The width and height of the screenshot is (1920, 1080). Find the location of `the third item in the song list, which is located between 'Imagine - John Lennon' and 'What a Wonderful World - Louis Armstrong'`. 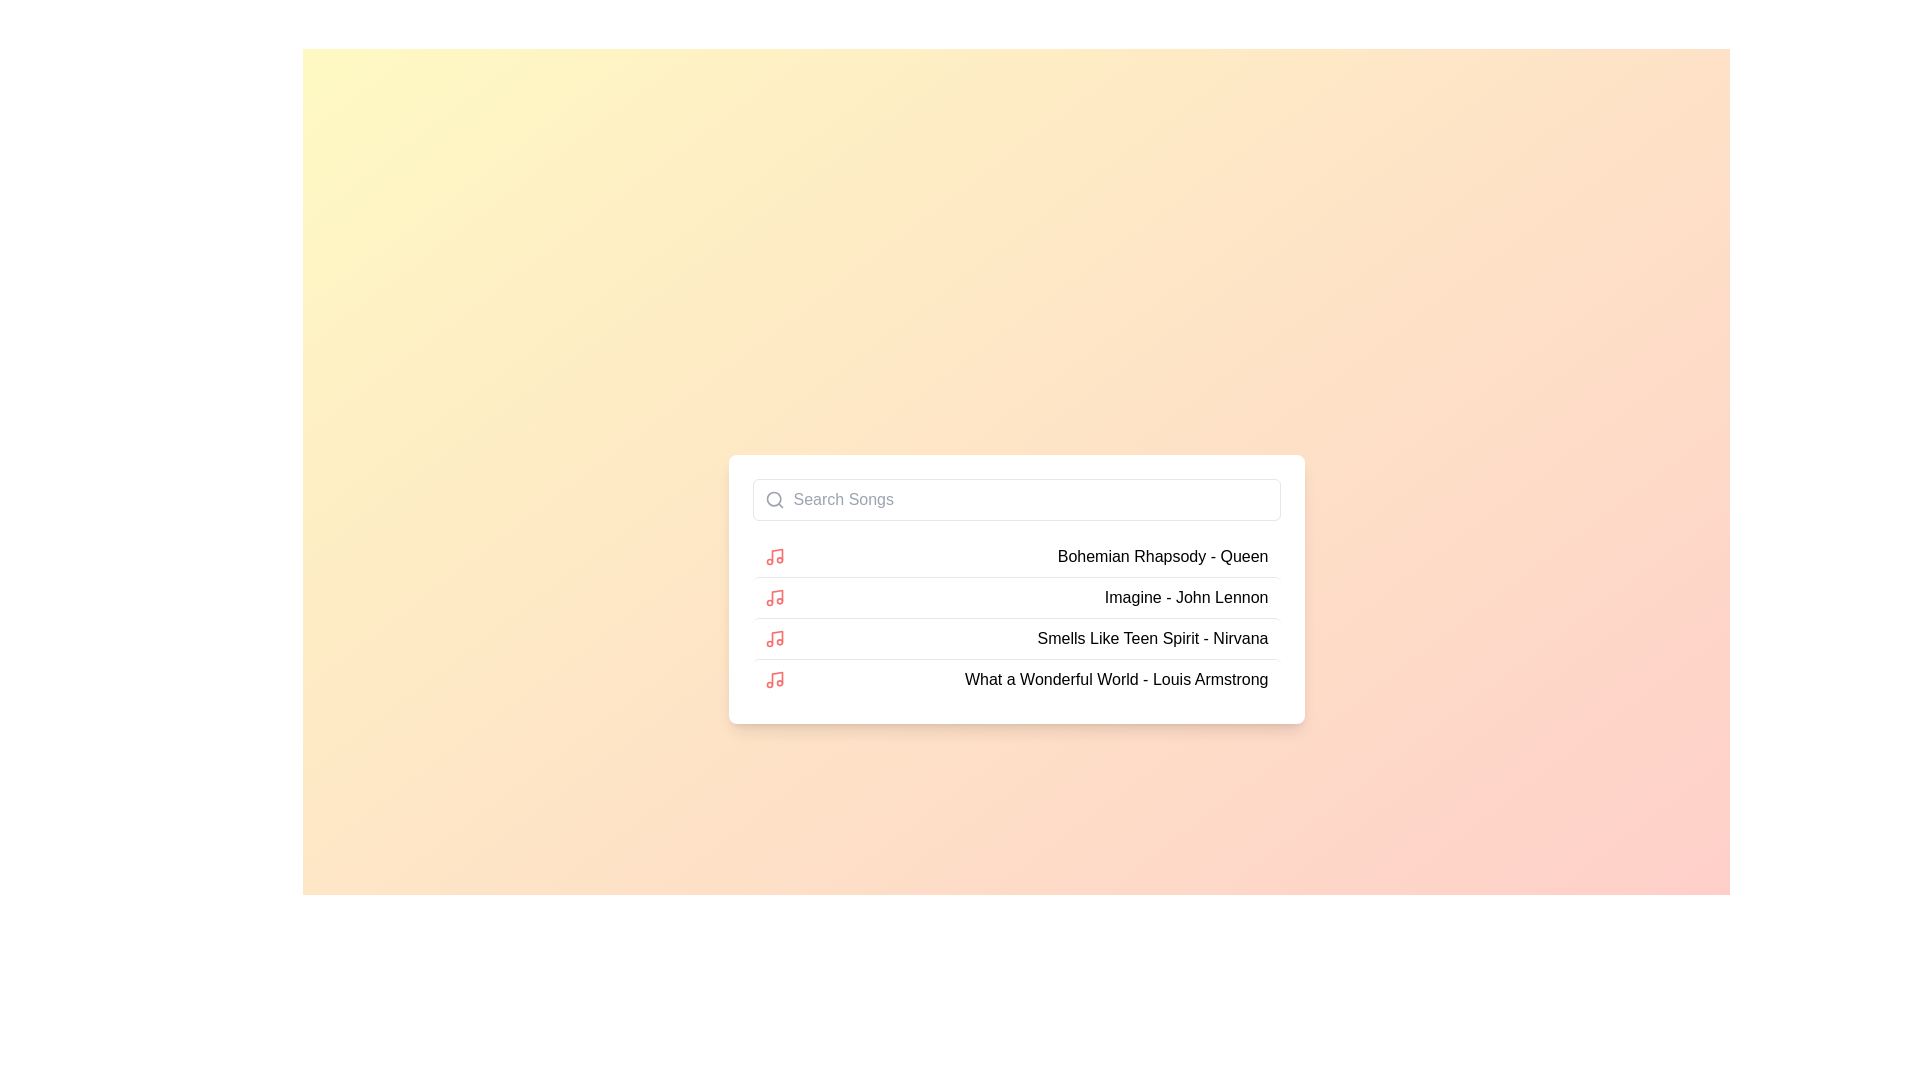

the third item in the song list, which is located between 'Imagine - John Lennon' and 'What a Wonderful World - Louis Armstrong' is located at coordinates (1016, 637).